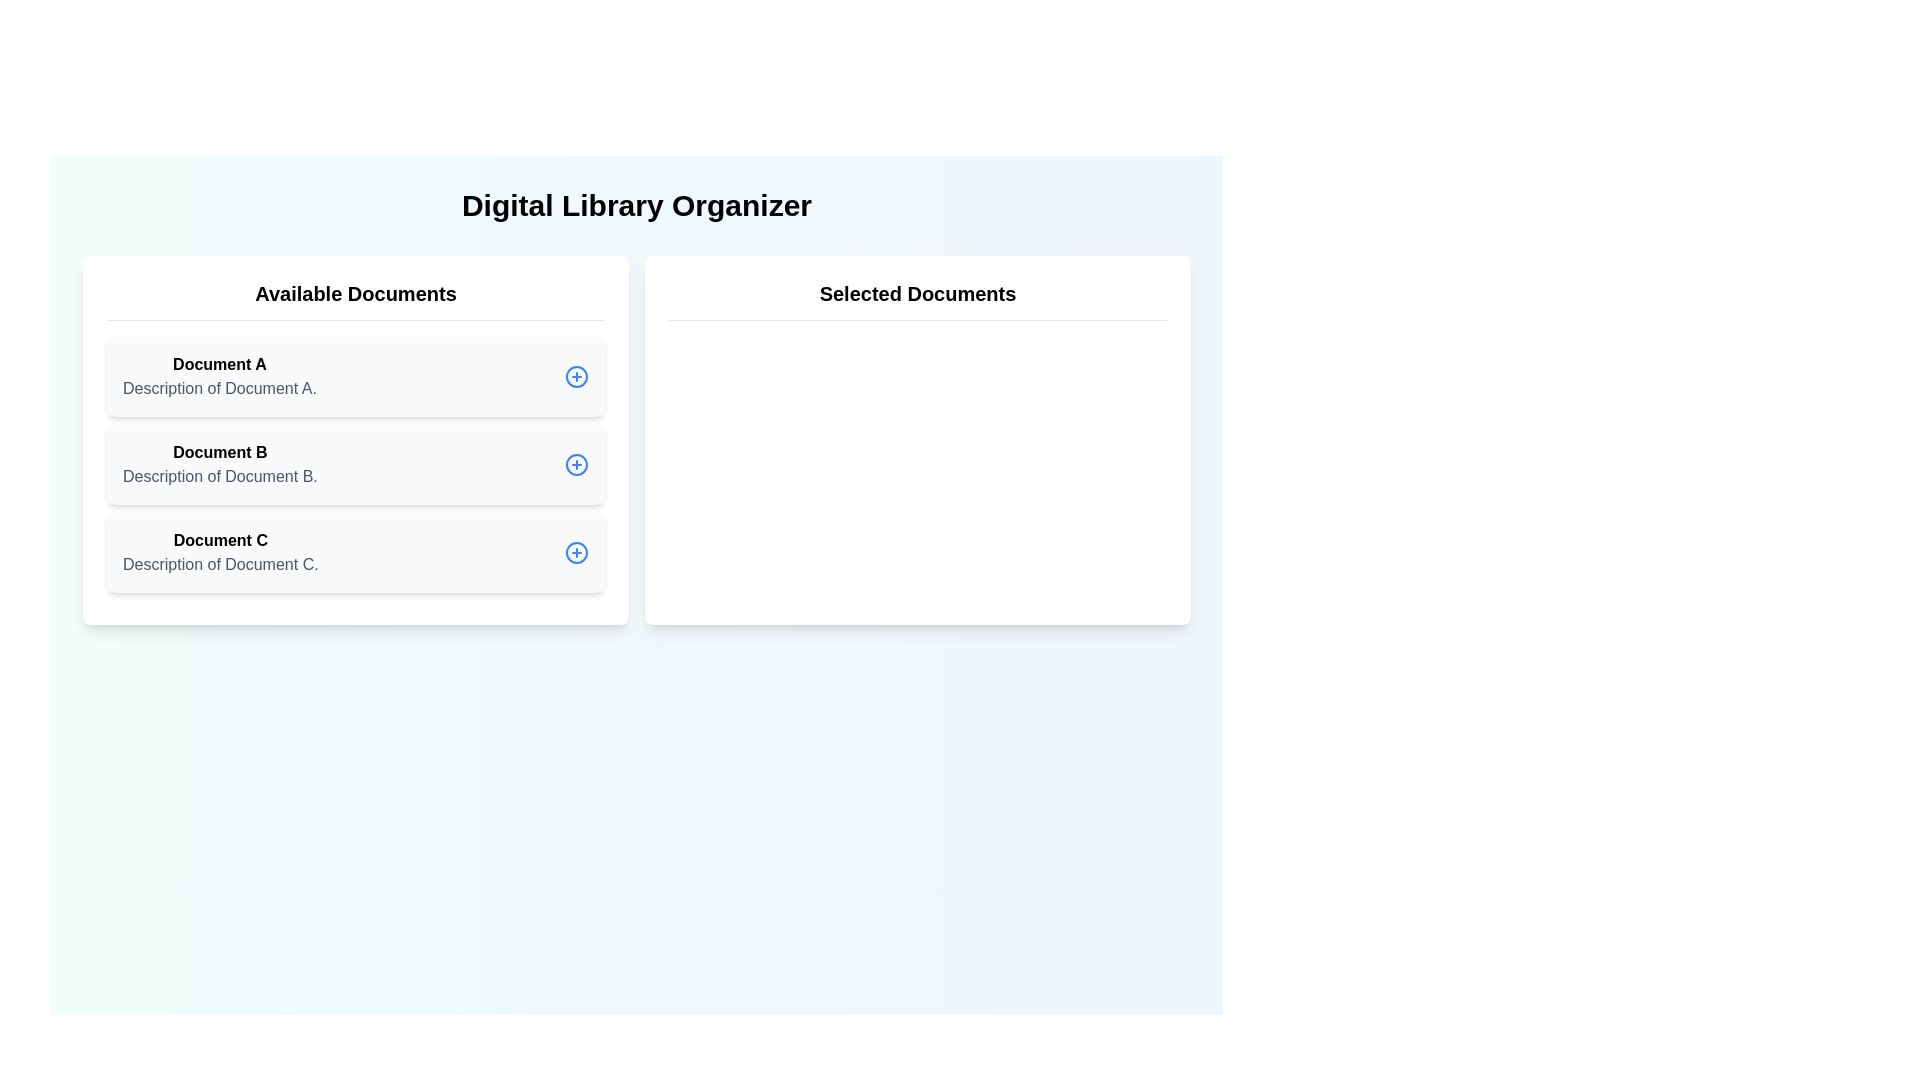  What do you see at coordinates (575, 552) in the screenshot?
I see `the third plus icon button in the left panel labeled 'Available Documents'` at bounding box center [575, 552].